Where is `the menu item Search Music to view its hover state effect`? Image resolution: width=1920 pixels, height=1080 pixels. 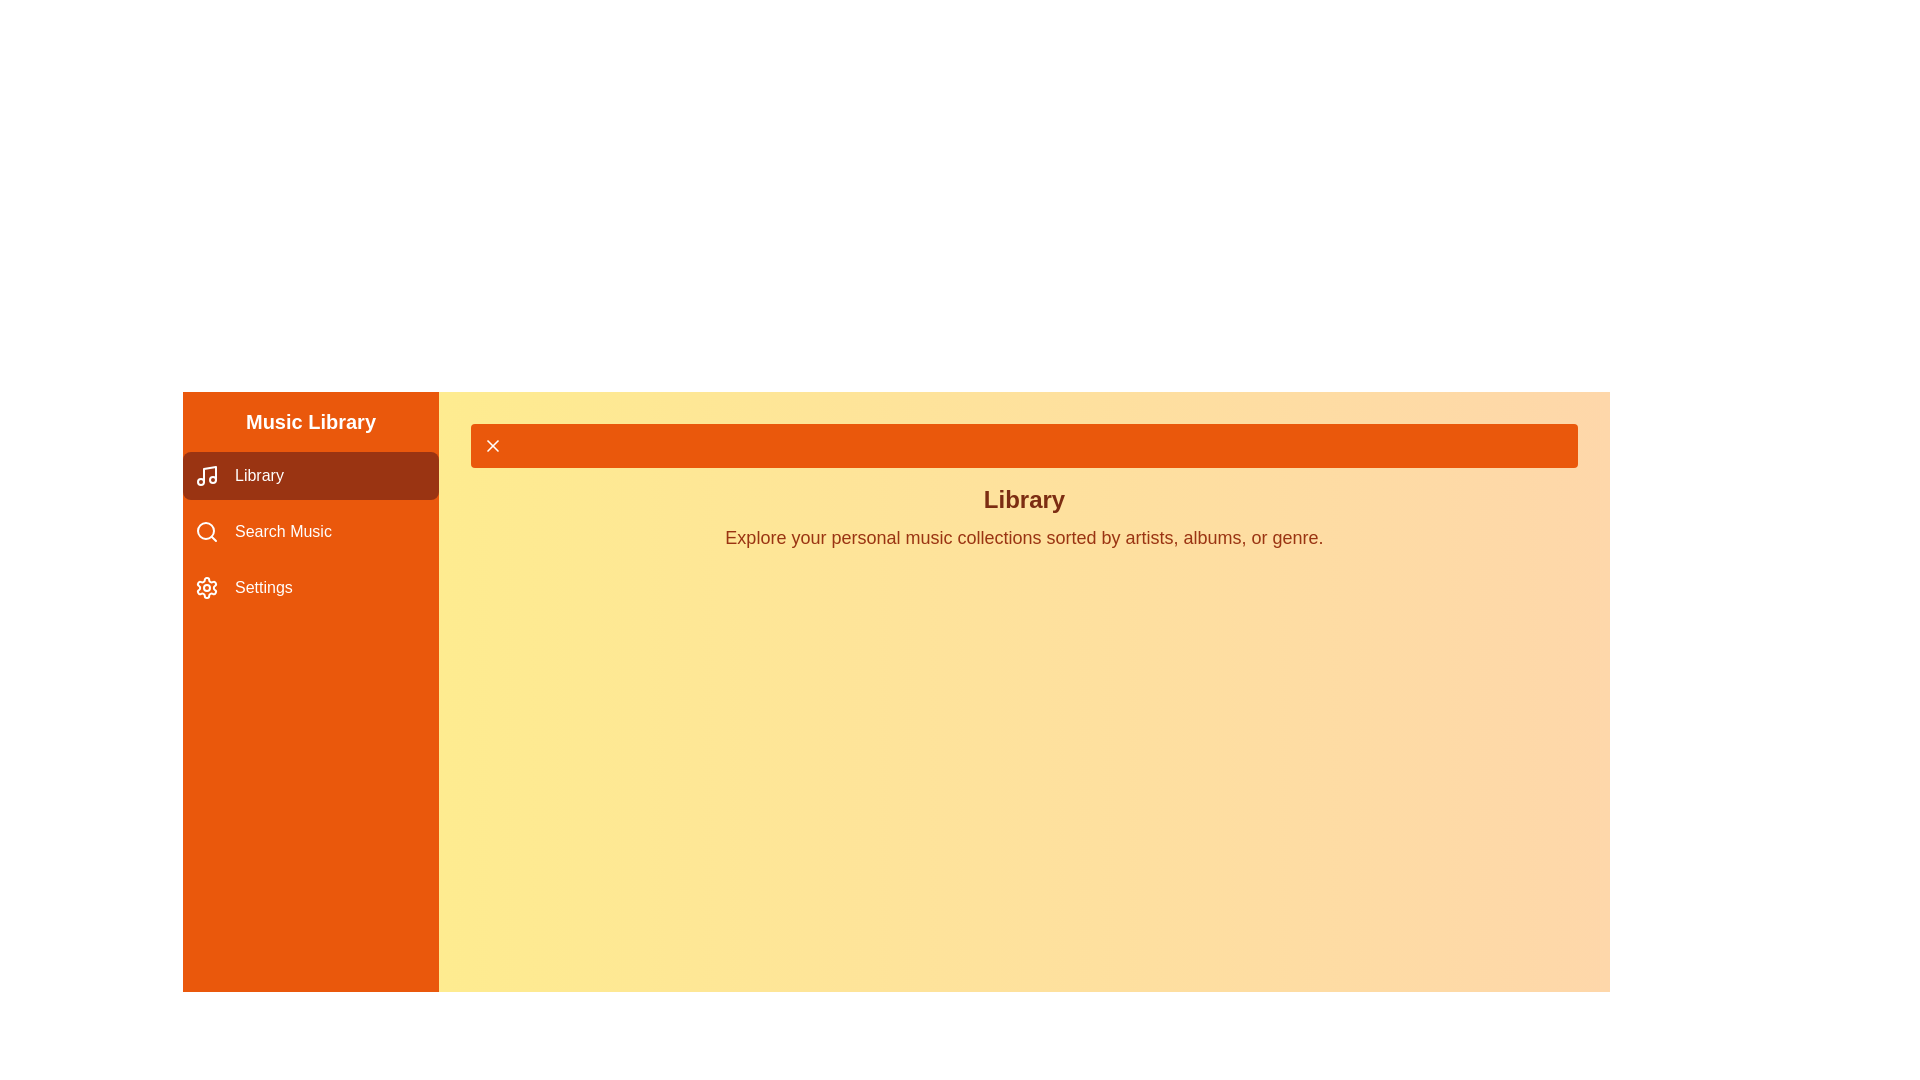
the menu item Search Music to view its hover state effect is located at coordinates (310, 531).